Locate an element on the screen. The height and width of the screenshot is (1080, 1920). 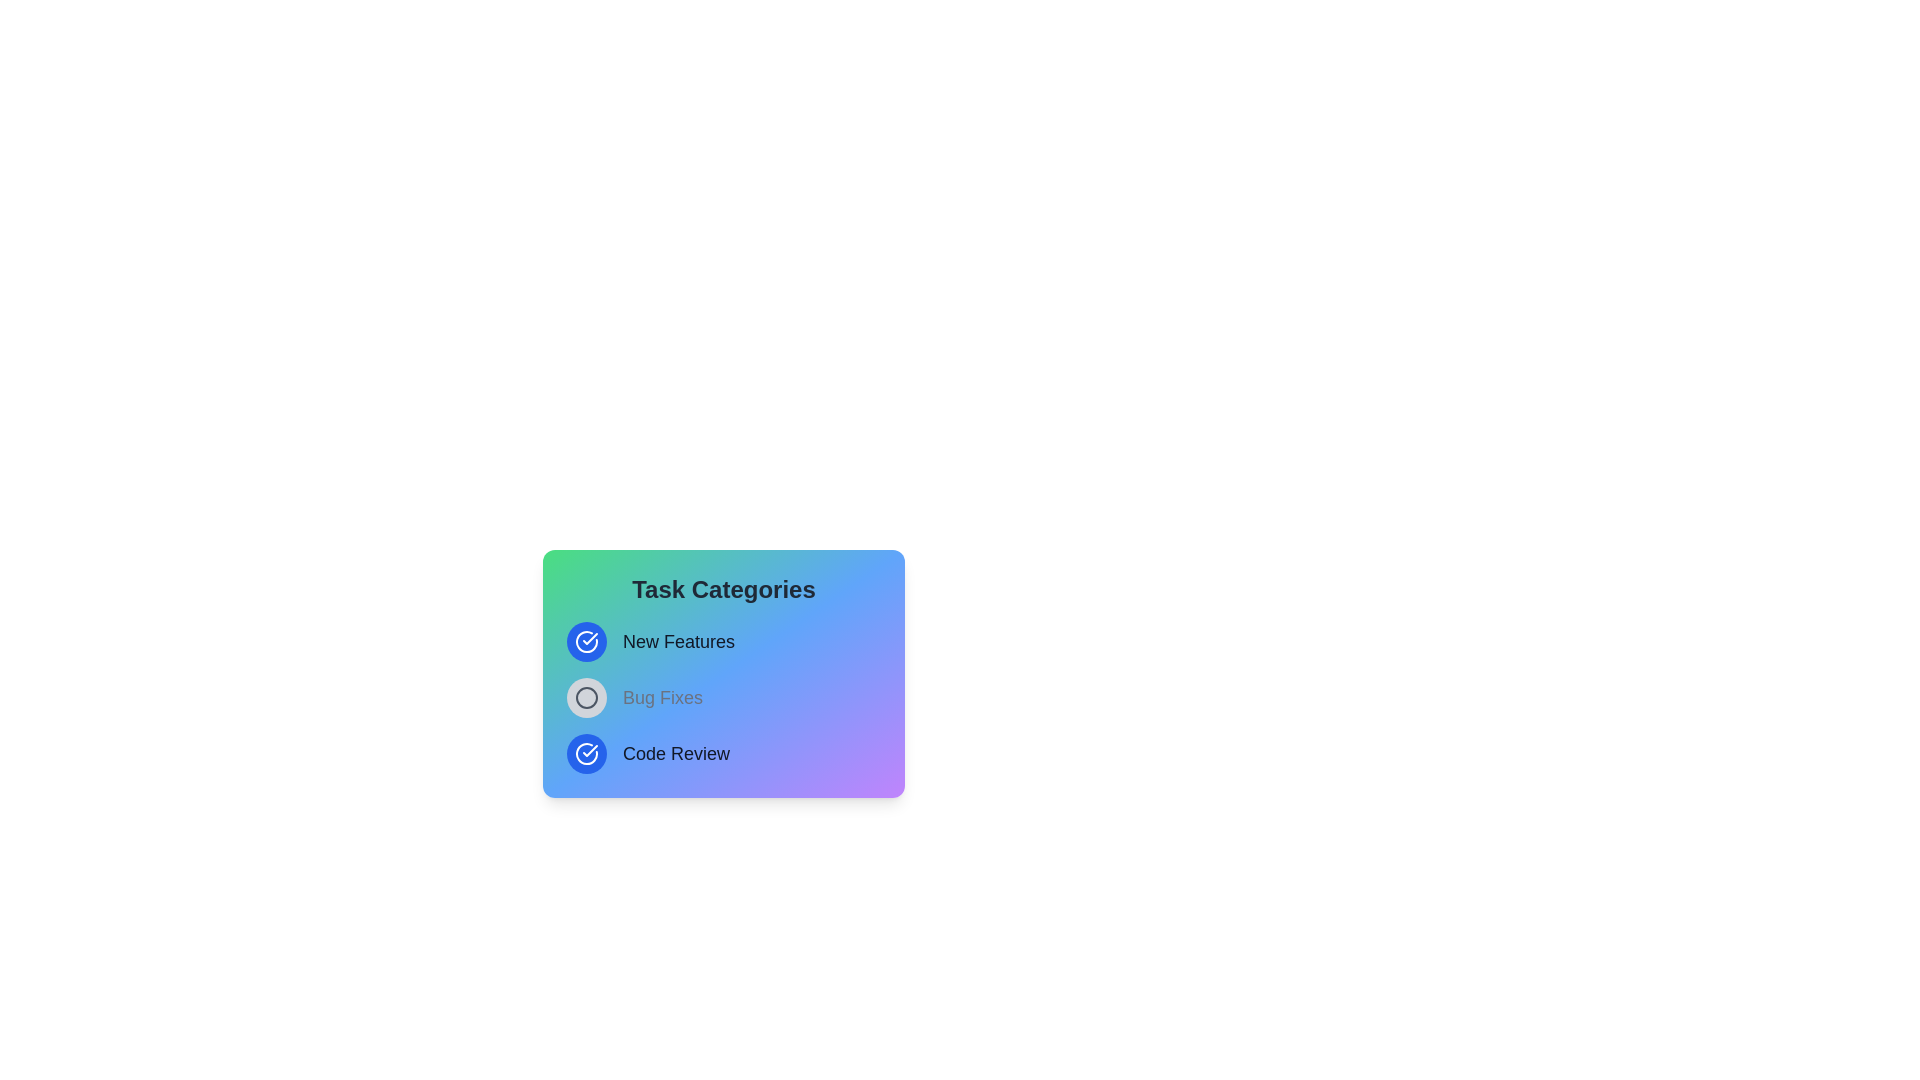
the checklist item labeled New Features is located at coordinates (585, 641).